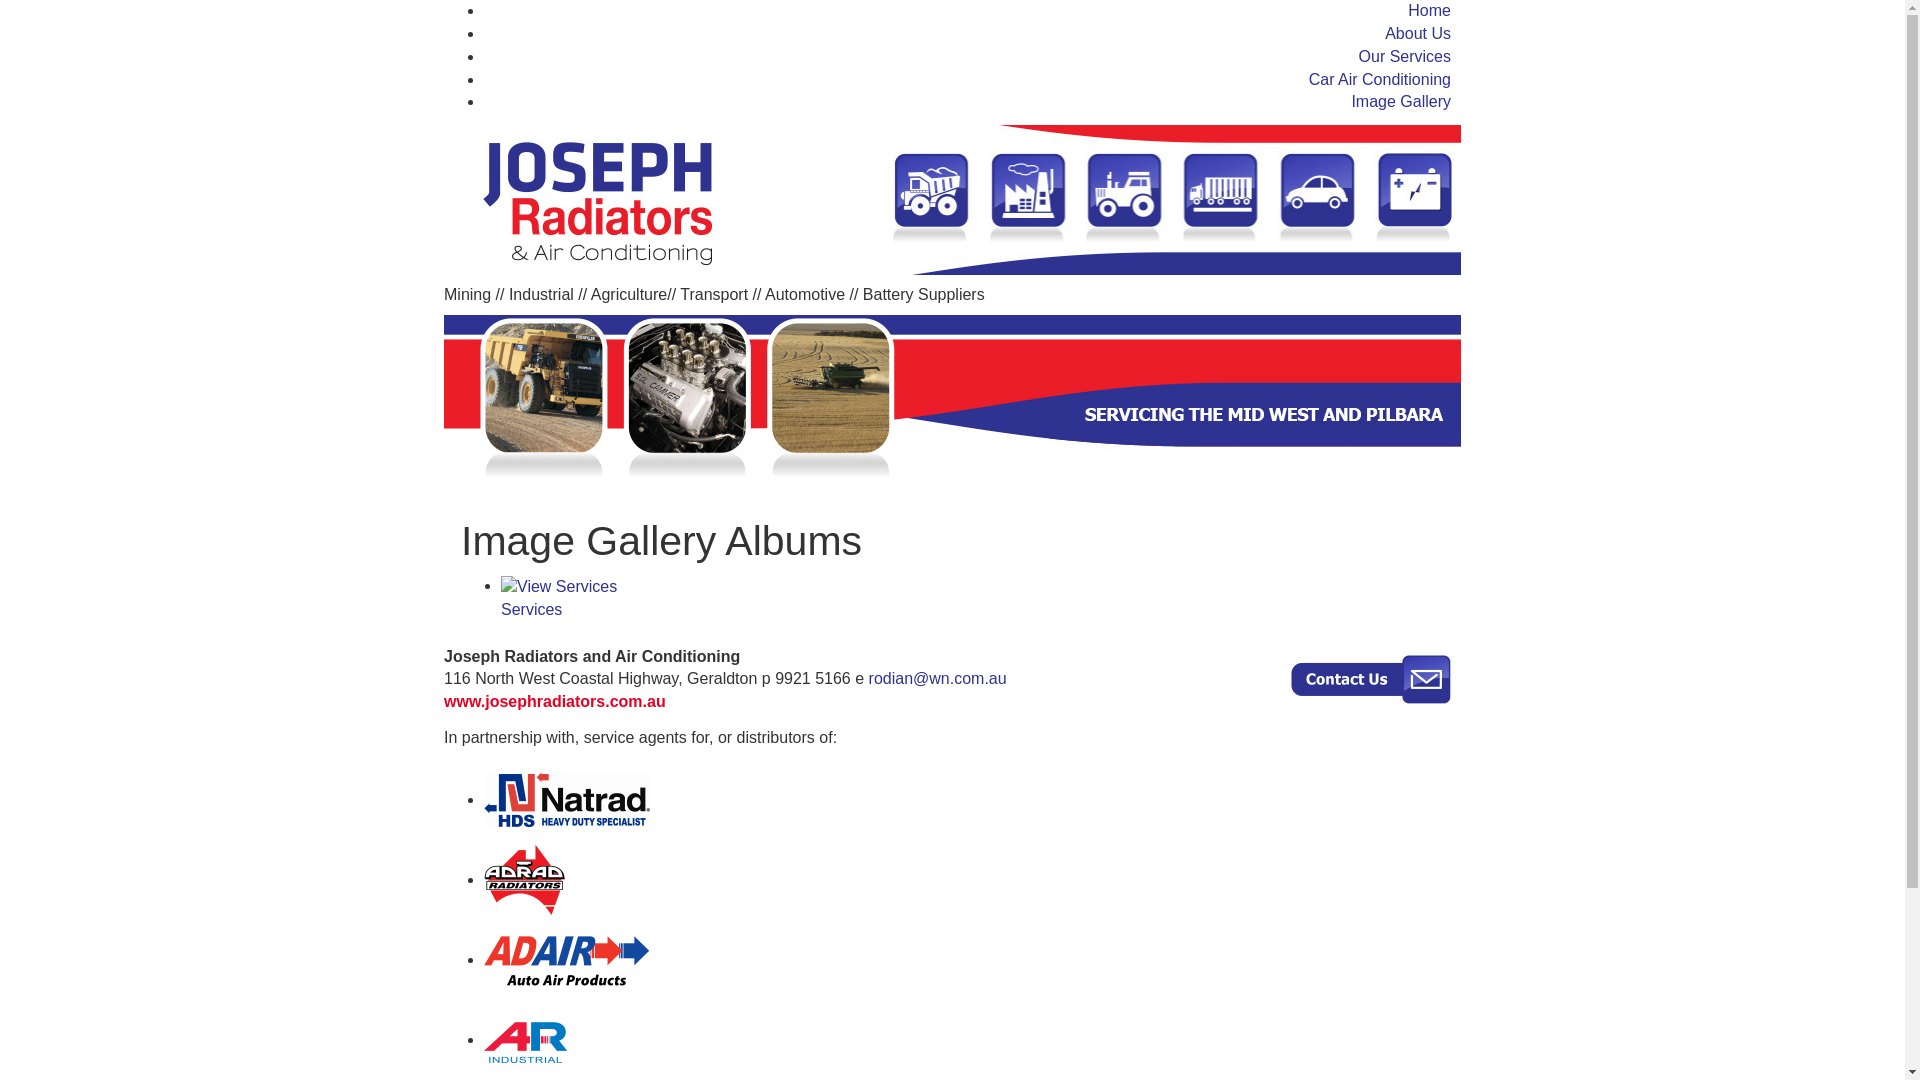  Describe the element at coordinates (1404, 55) in the screenshot. I see `'Our Services'` at that location.